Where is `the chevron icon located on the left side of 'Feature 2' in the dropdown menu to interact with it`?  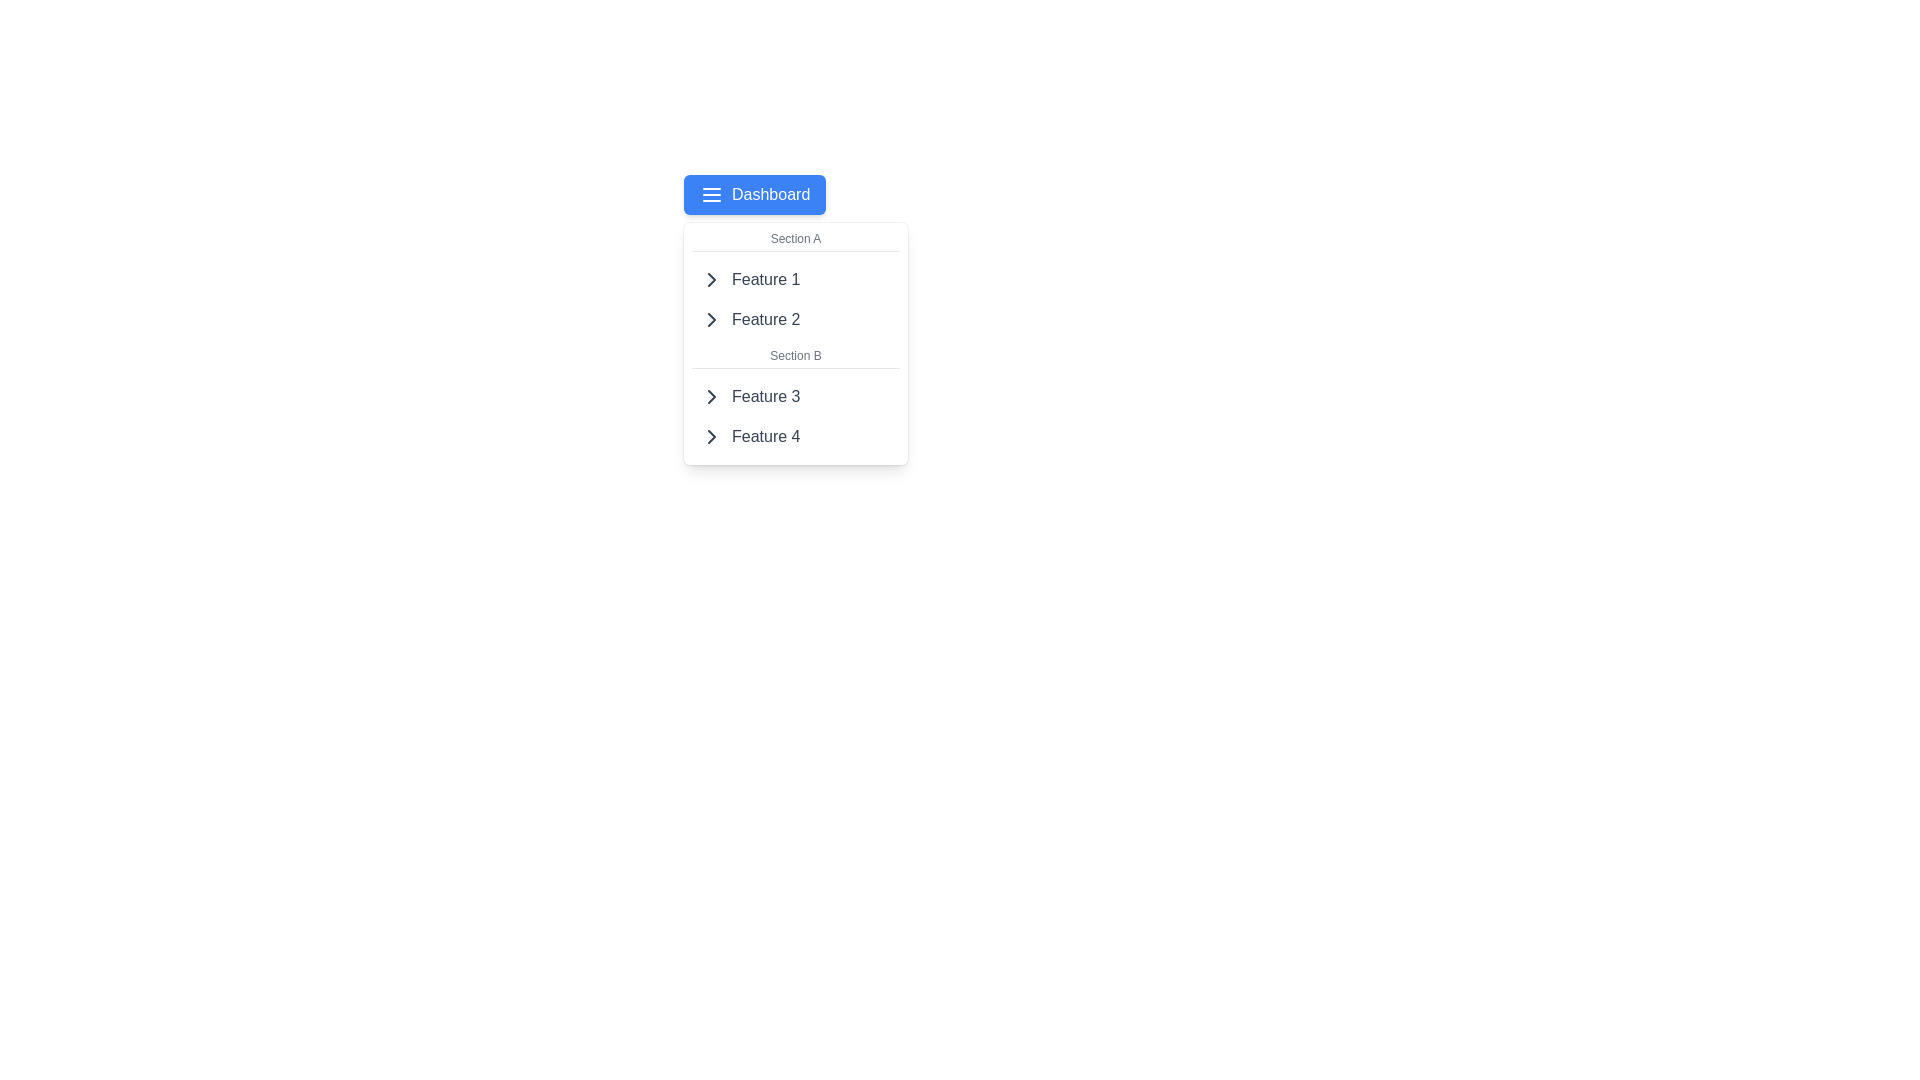
the chevron icon located on the left side of 'Feature 2' in the dropdown menu to interact with it is located at coordinates (711, 319).